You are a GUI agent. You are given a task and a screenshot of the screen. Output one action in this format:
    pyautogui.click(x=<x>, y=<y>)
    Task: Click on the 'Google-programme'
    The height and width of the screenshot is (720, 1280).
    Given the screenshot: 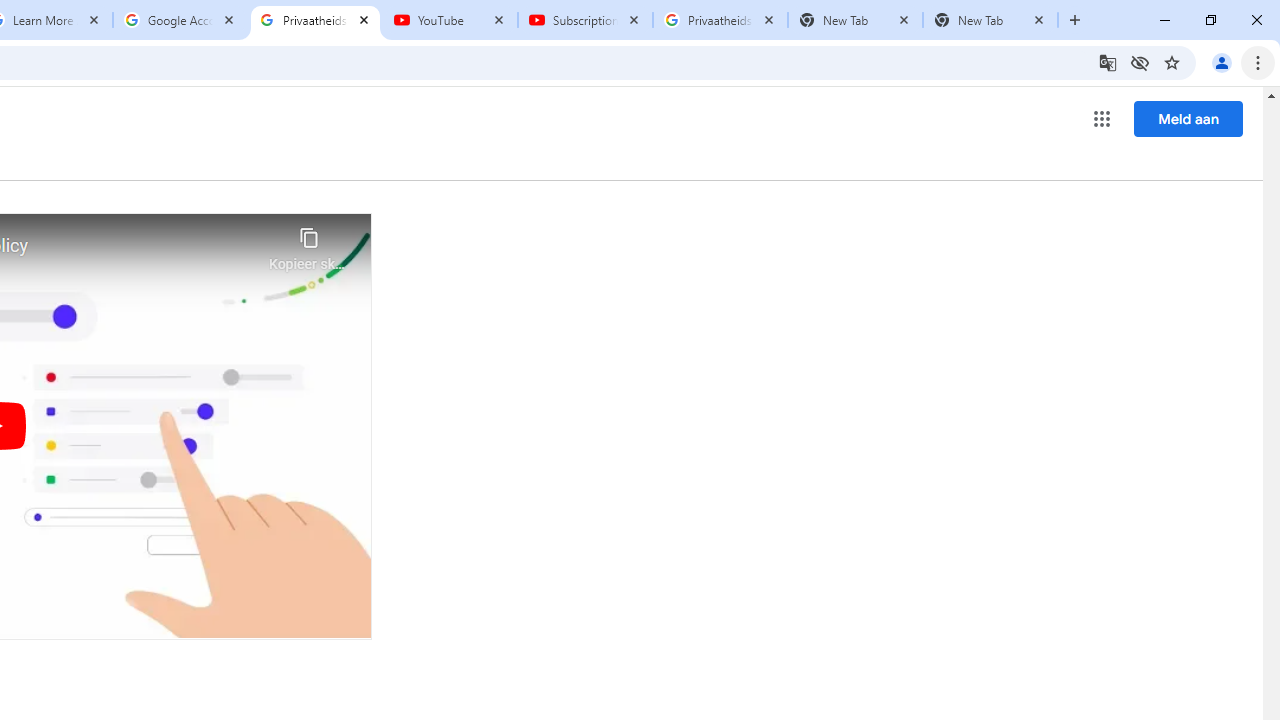 What is the action you would take?
    pyautogui.click(x=1101, y=119)
    